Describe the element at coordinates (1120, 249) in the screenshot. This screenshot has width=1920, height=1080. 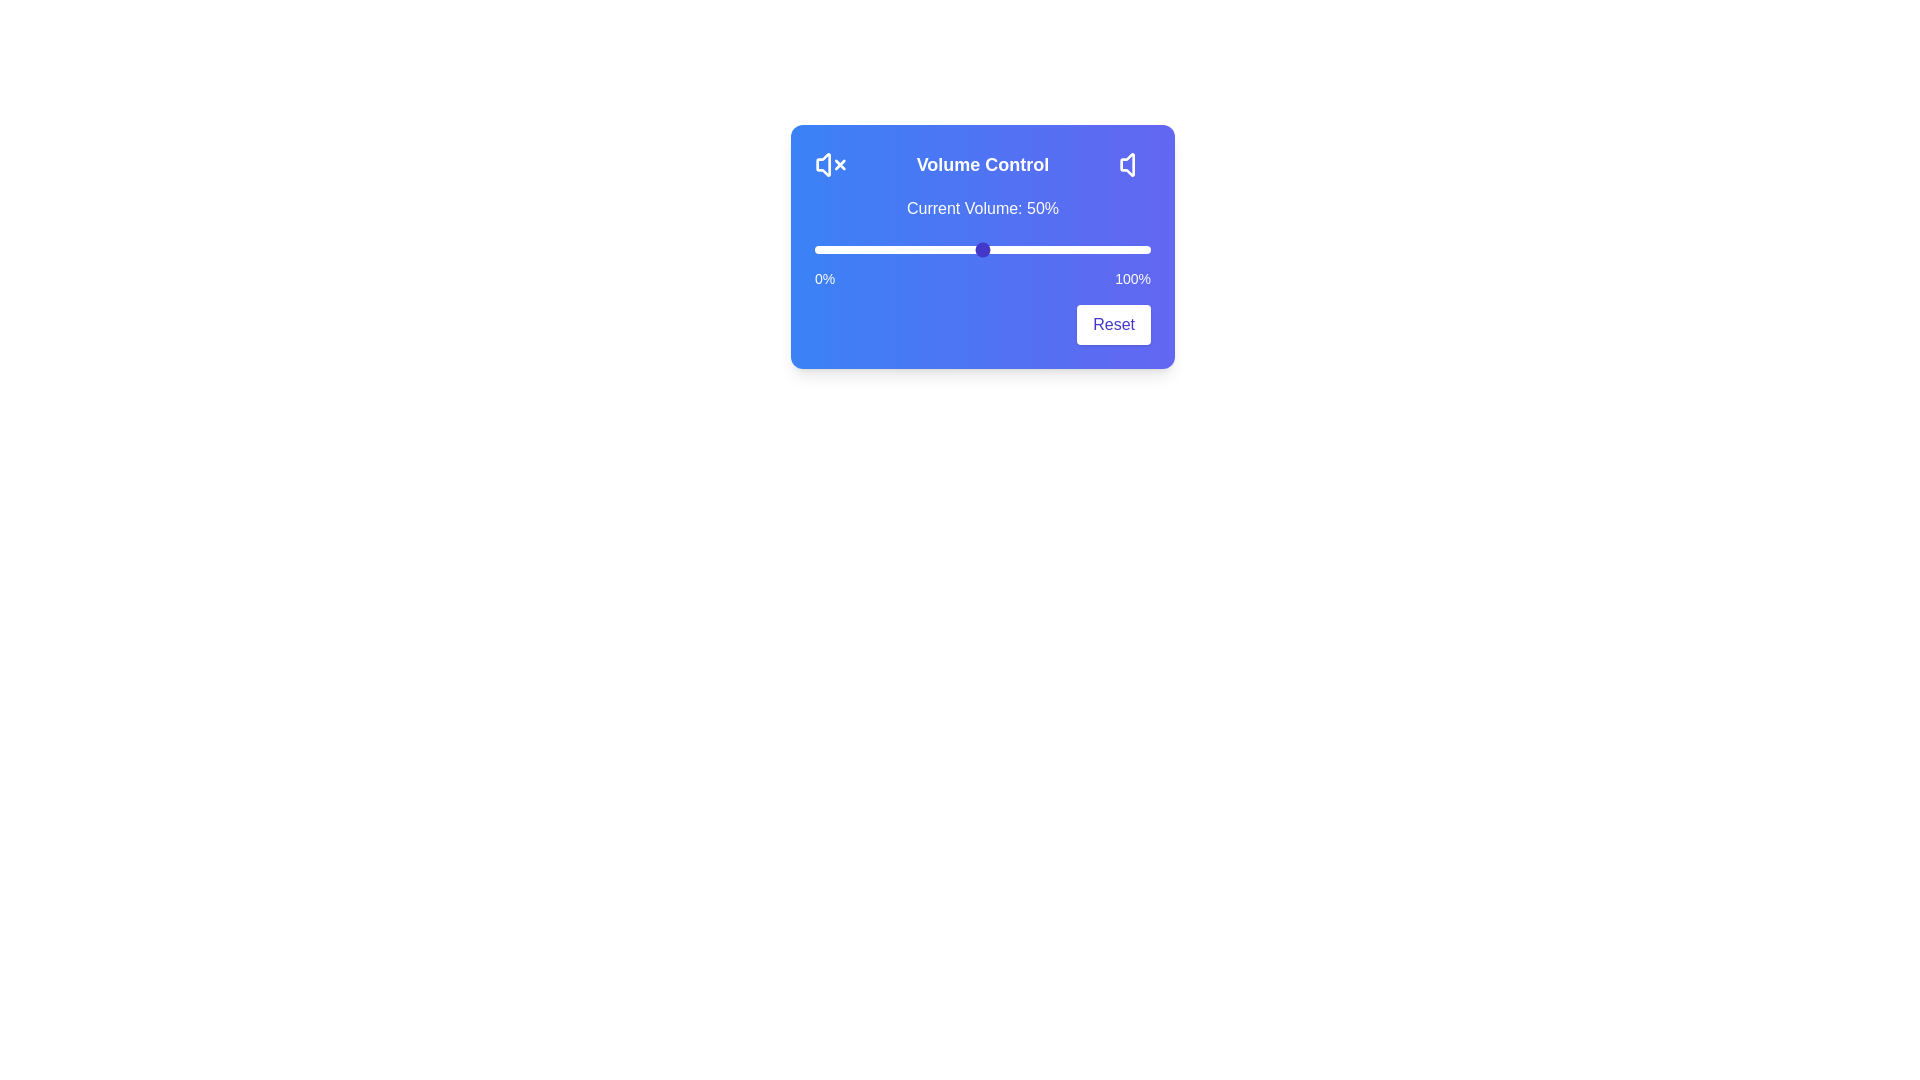
I see `the volume slider to 91%` at that location.